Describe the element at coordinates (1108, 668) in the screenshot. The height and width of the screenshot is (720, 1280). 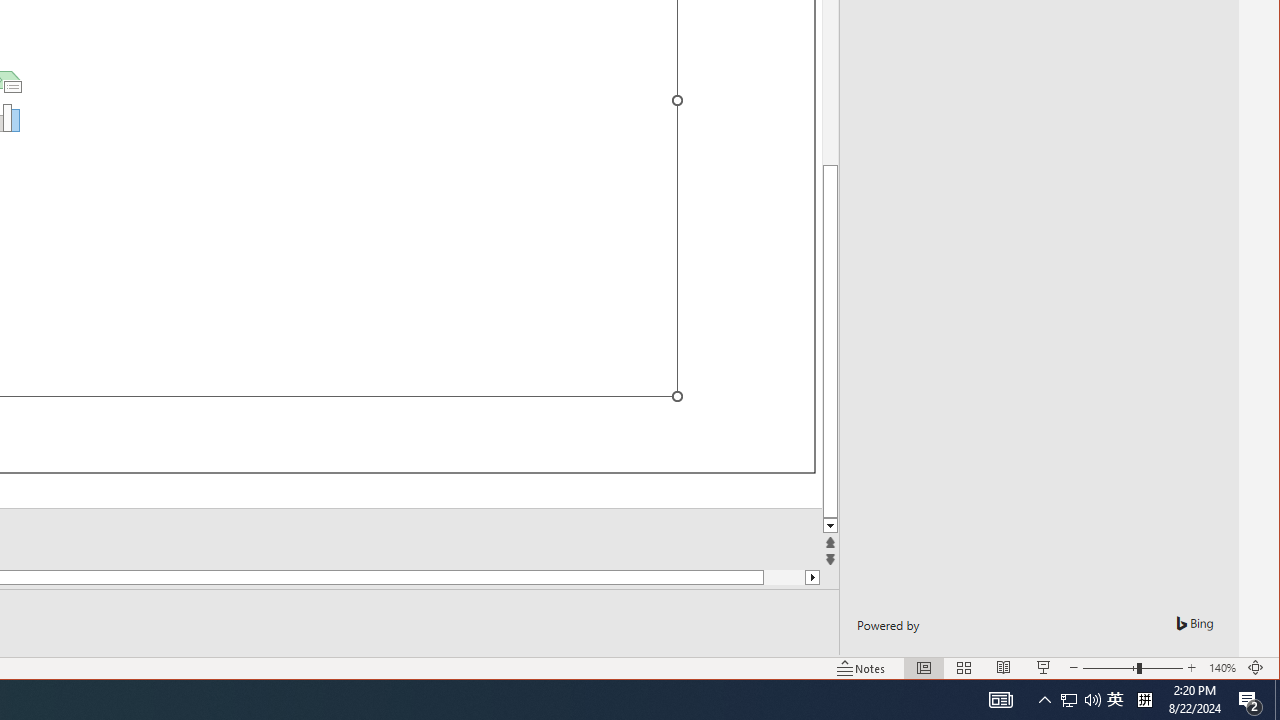
I see `'Zoom Out'` at that location.